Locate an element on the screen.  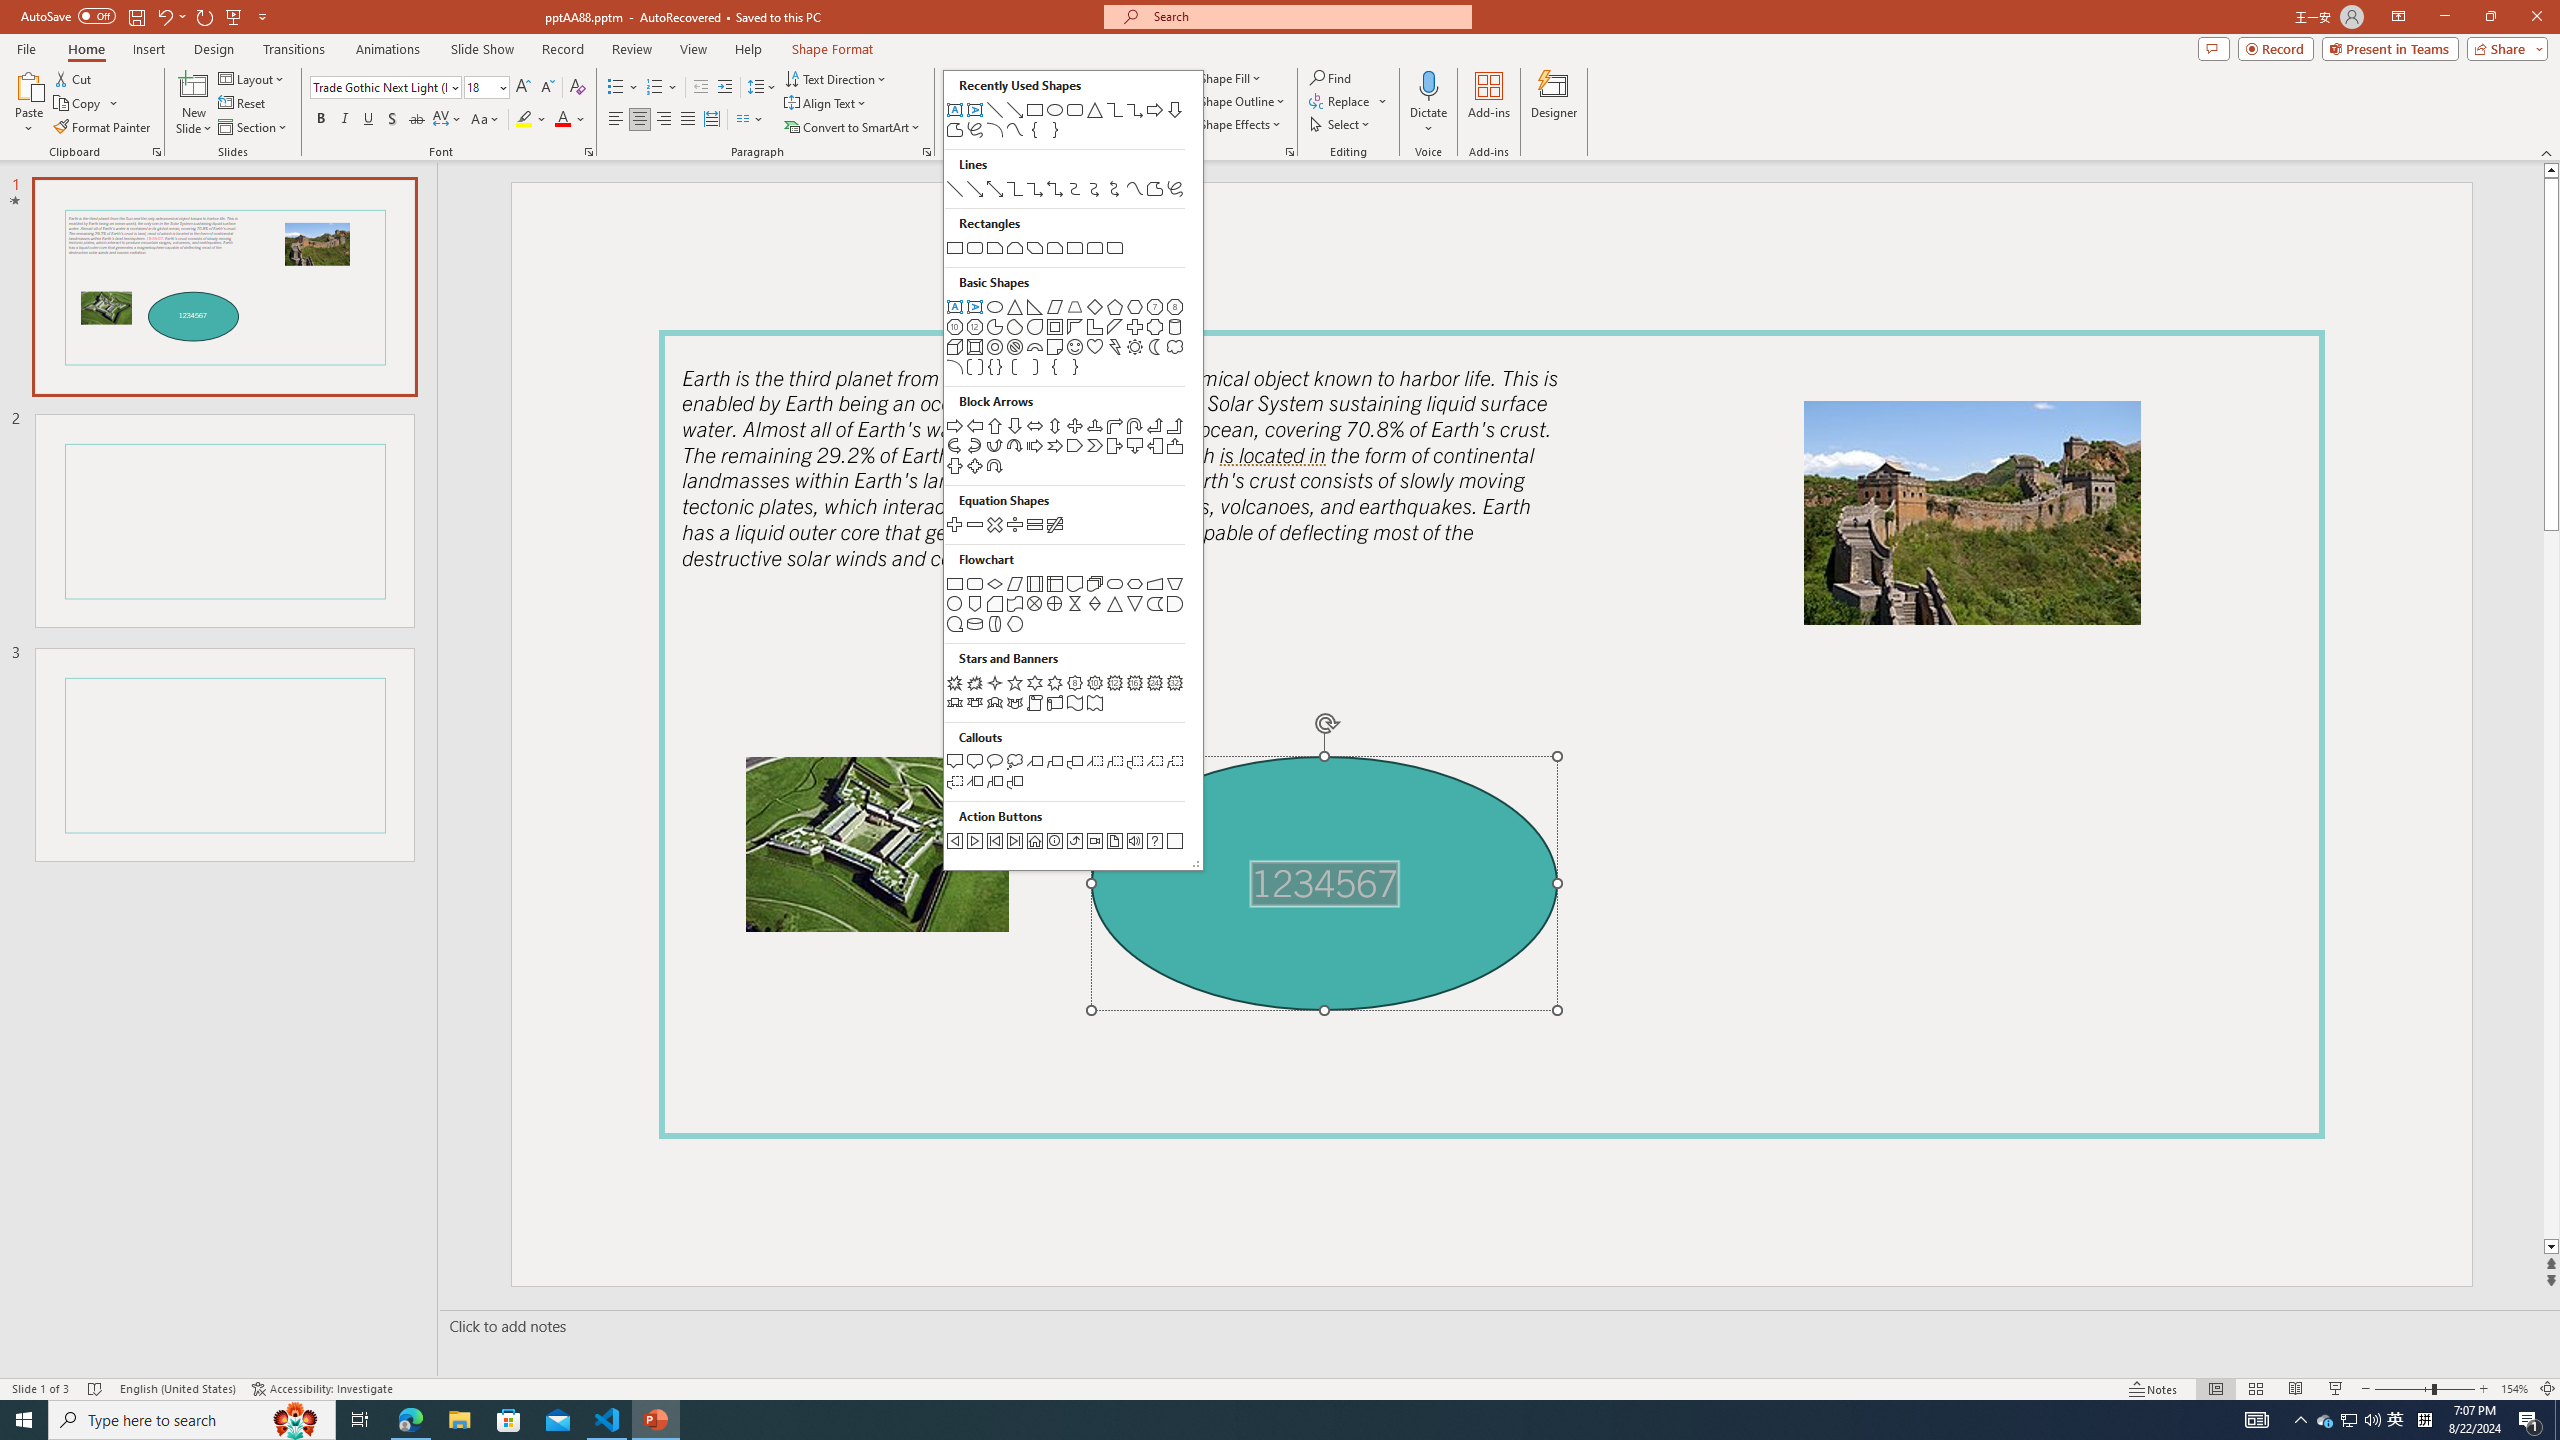
'Class: Net UI Tool Window' is located at coordinates (1072, 470).